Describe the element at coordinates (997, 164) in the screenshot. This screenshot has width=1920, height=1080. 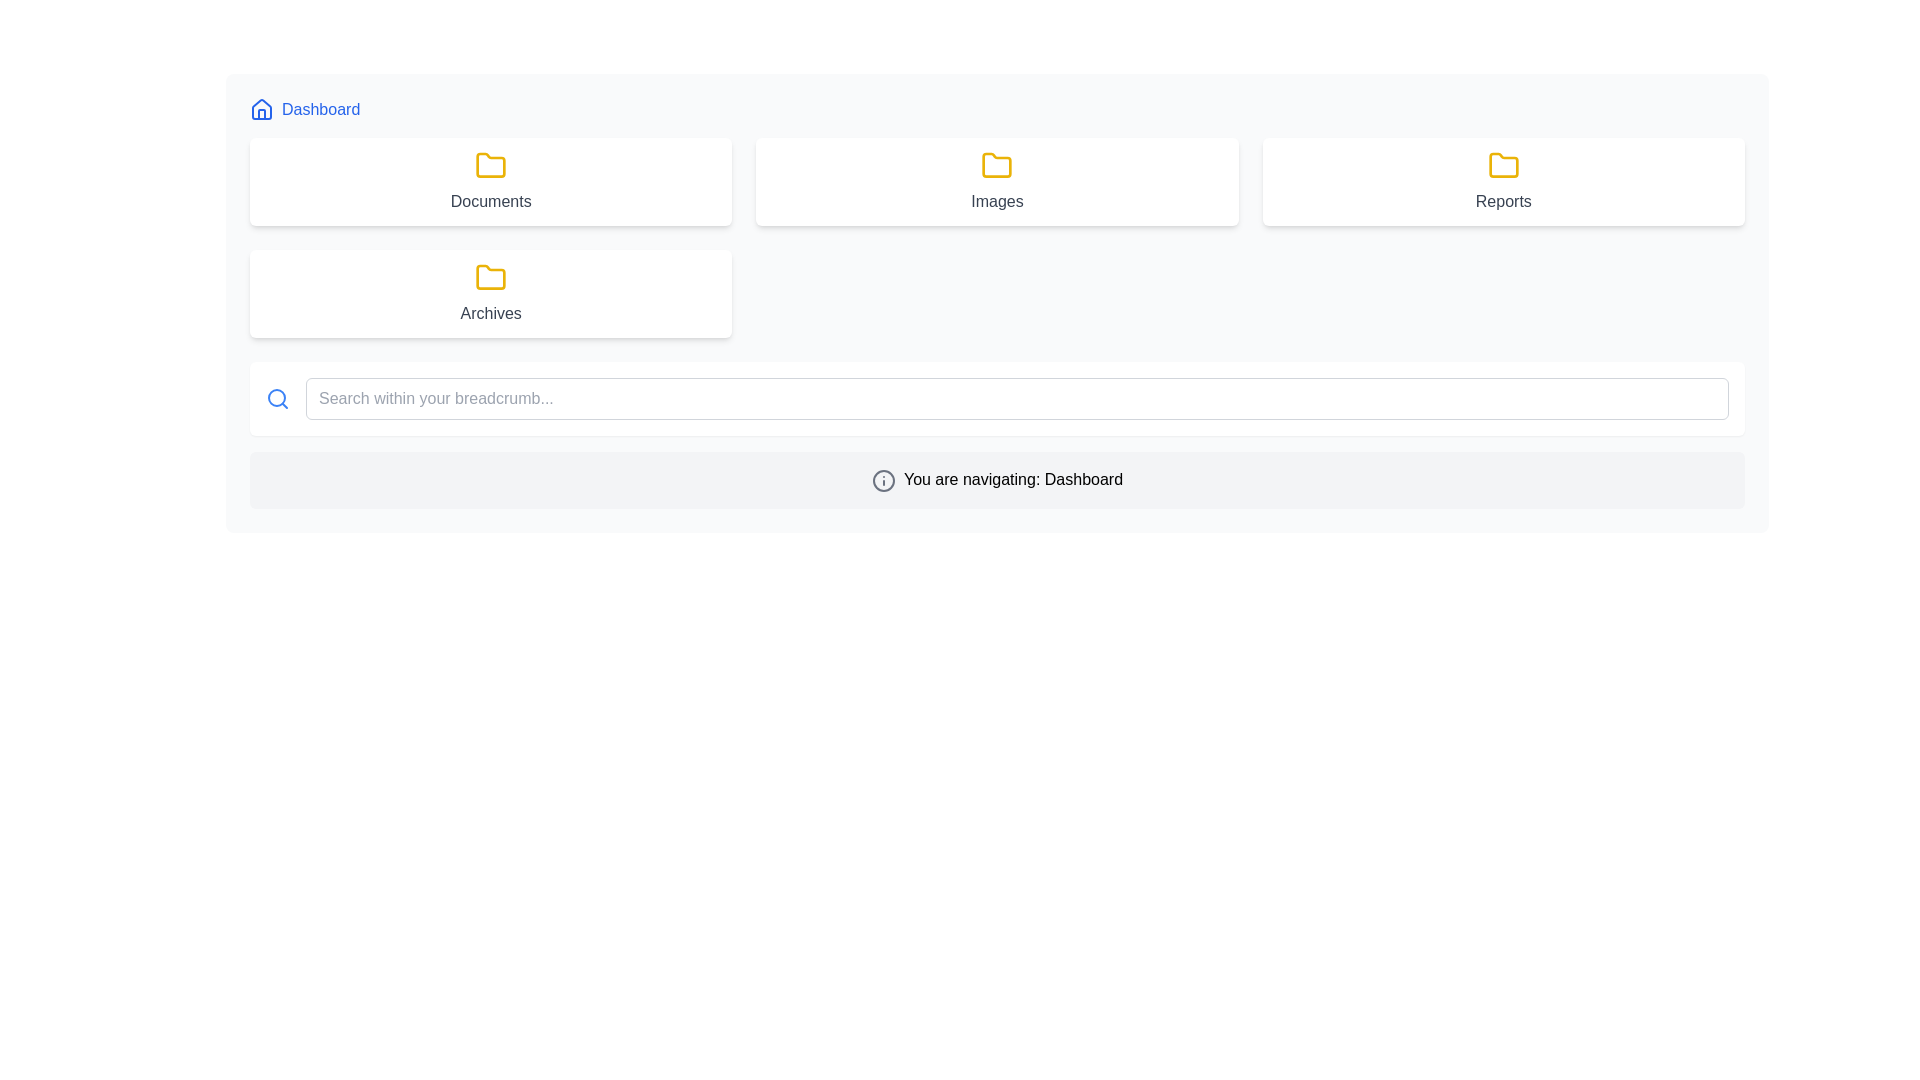
I see `the yellow folder icon located in the 'Images' section` at that location.